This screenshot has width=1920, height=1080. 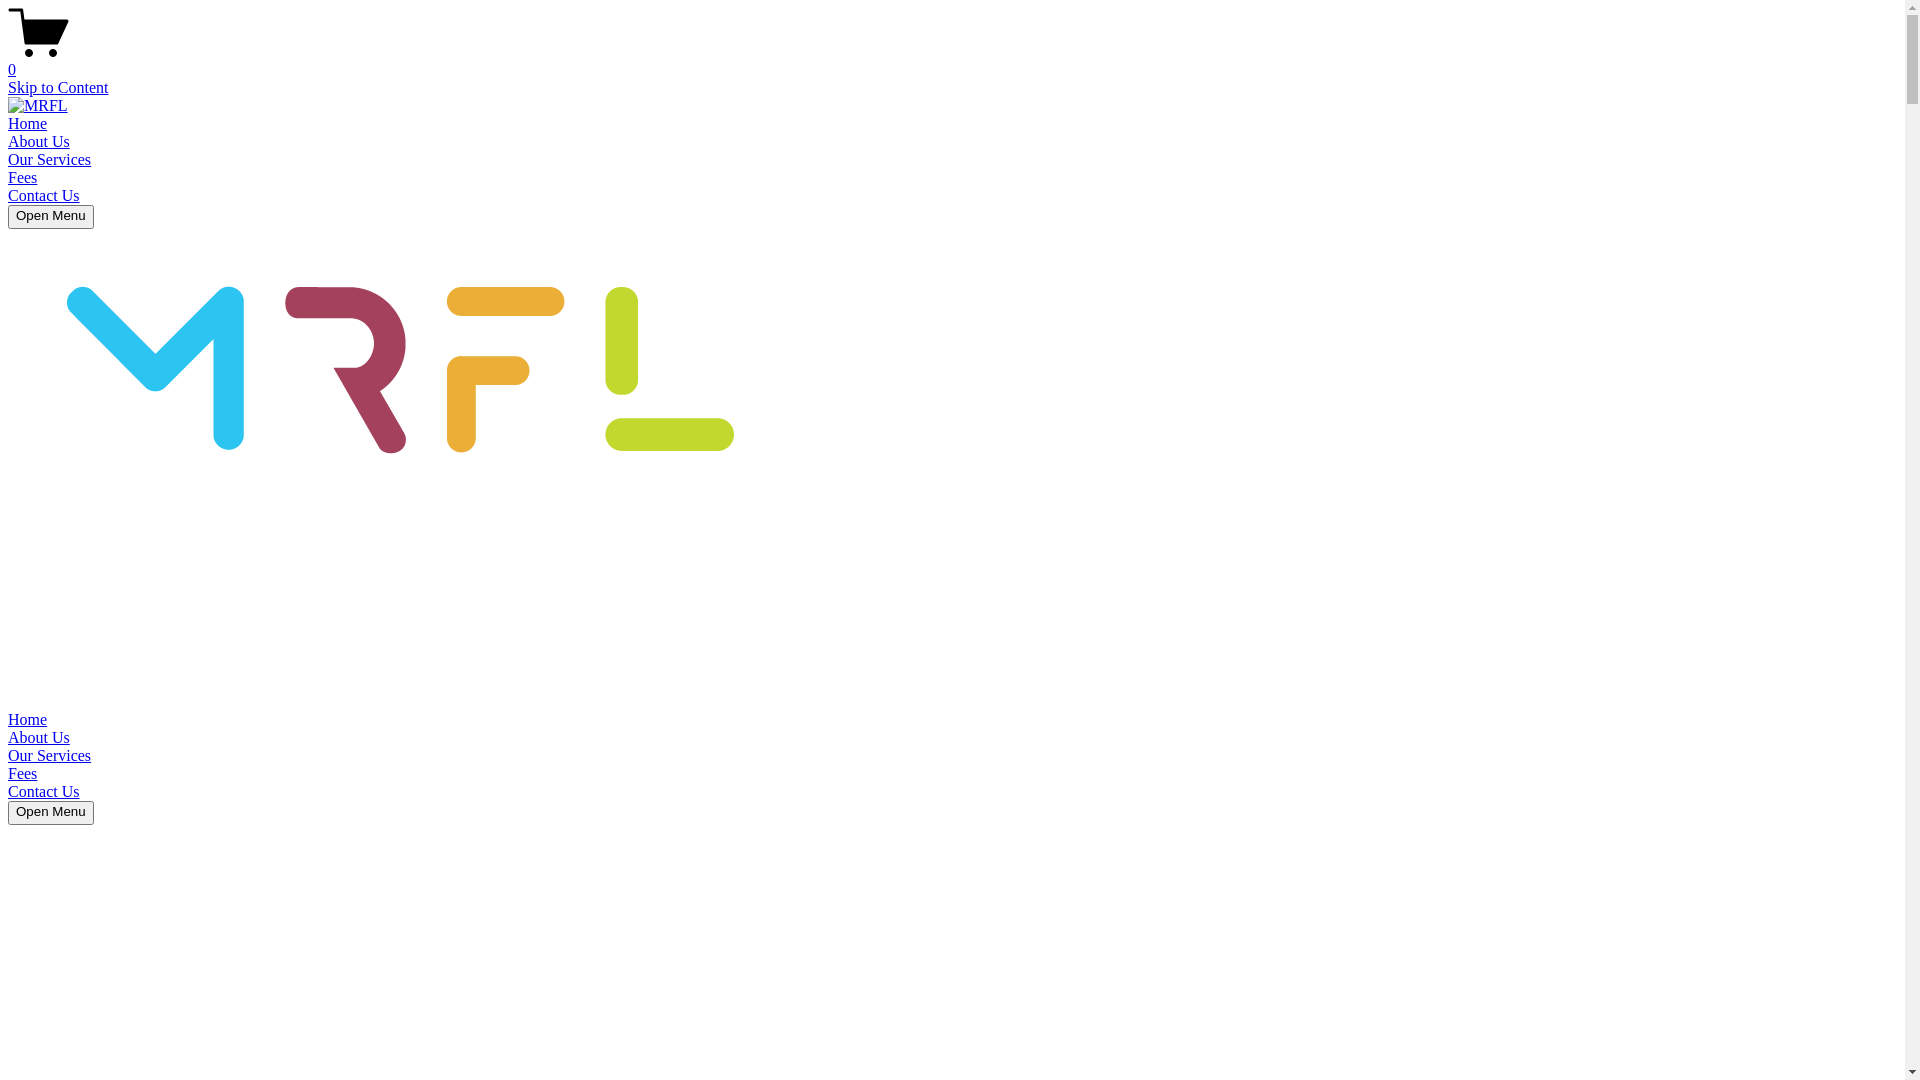 I want to click on 'Home', so click(x=27, y=718).